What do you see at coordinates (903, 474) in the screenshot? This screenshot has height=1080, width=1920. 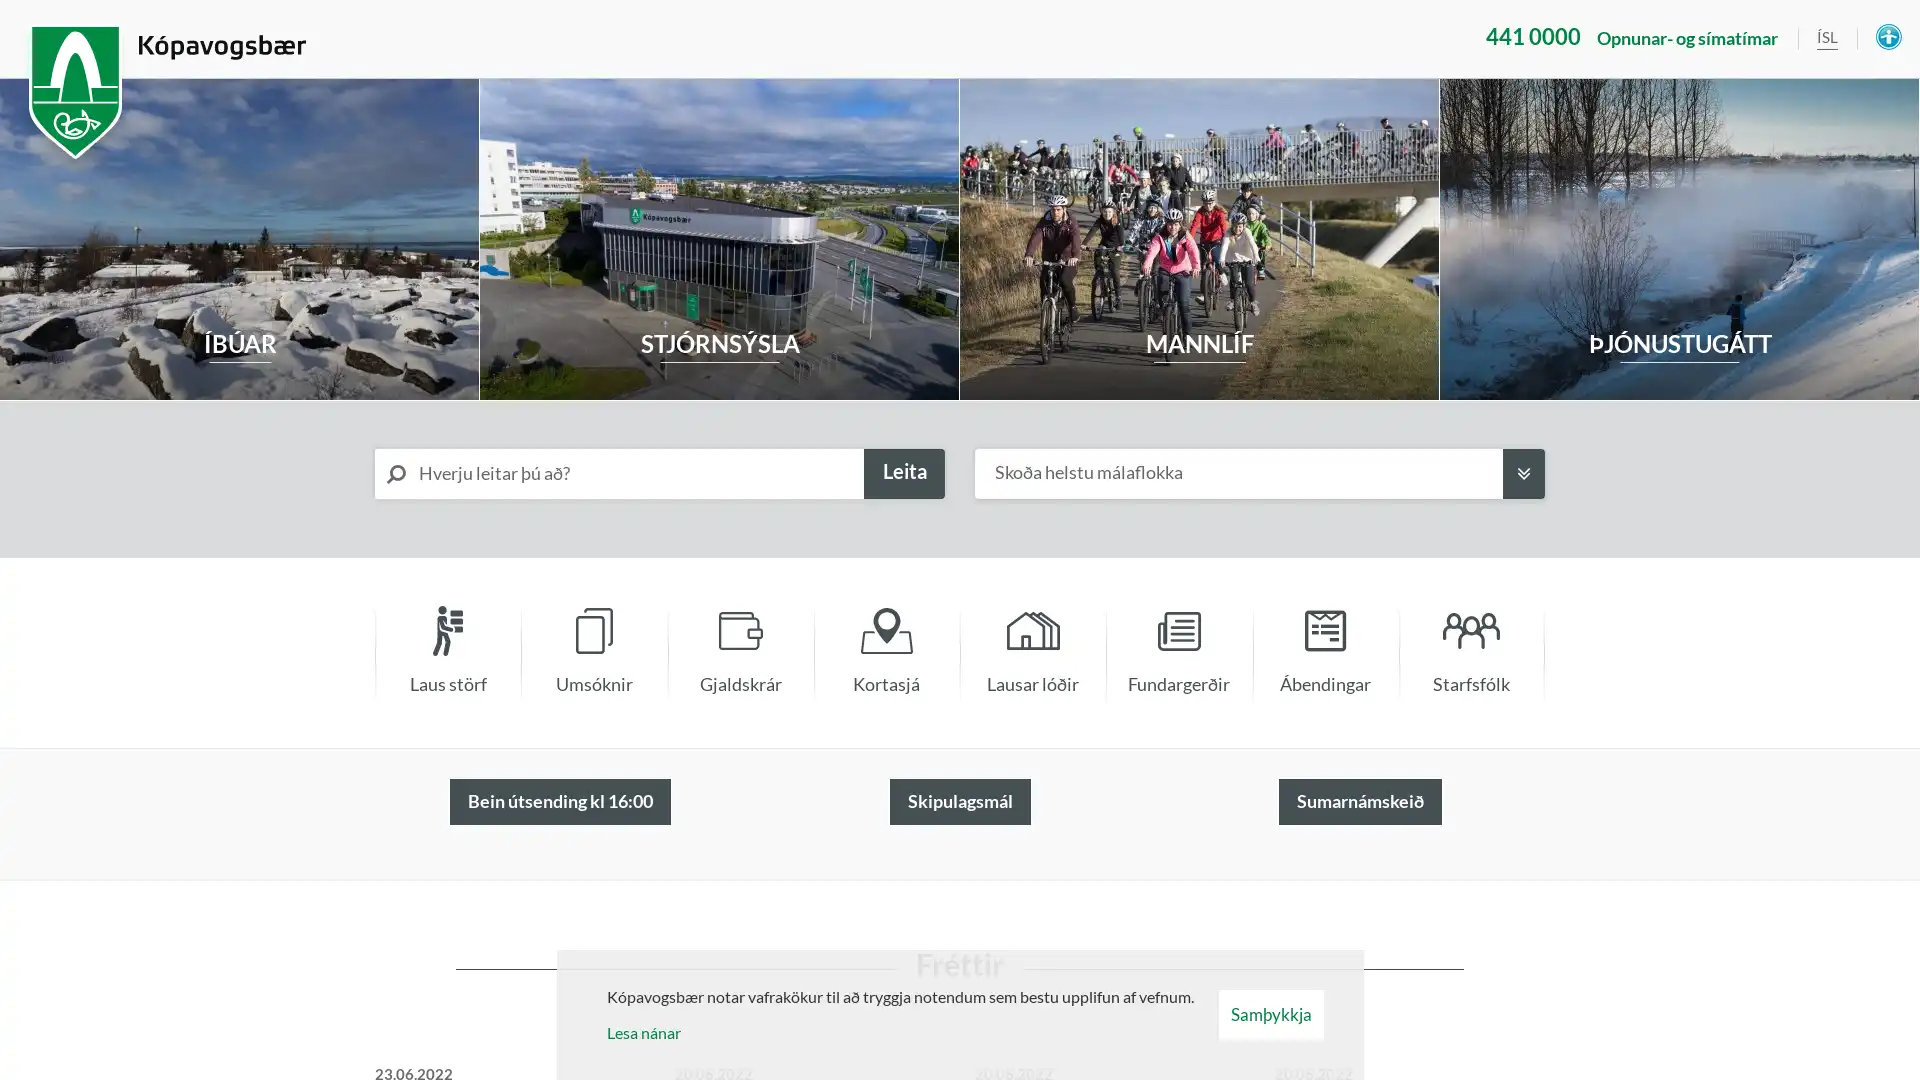 I see `Leita` at bounding box center [903, 474].